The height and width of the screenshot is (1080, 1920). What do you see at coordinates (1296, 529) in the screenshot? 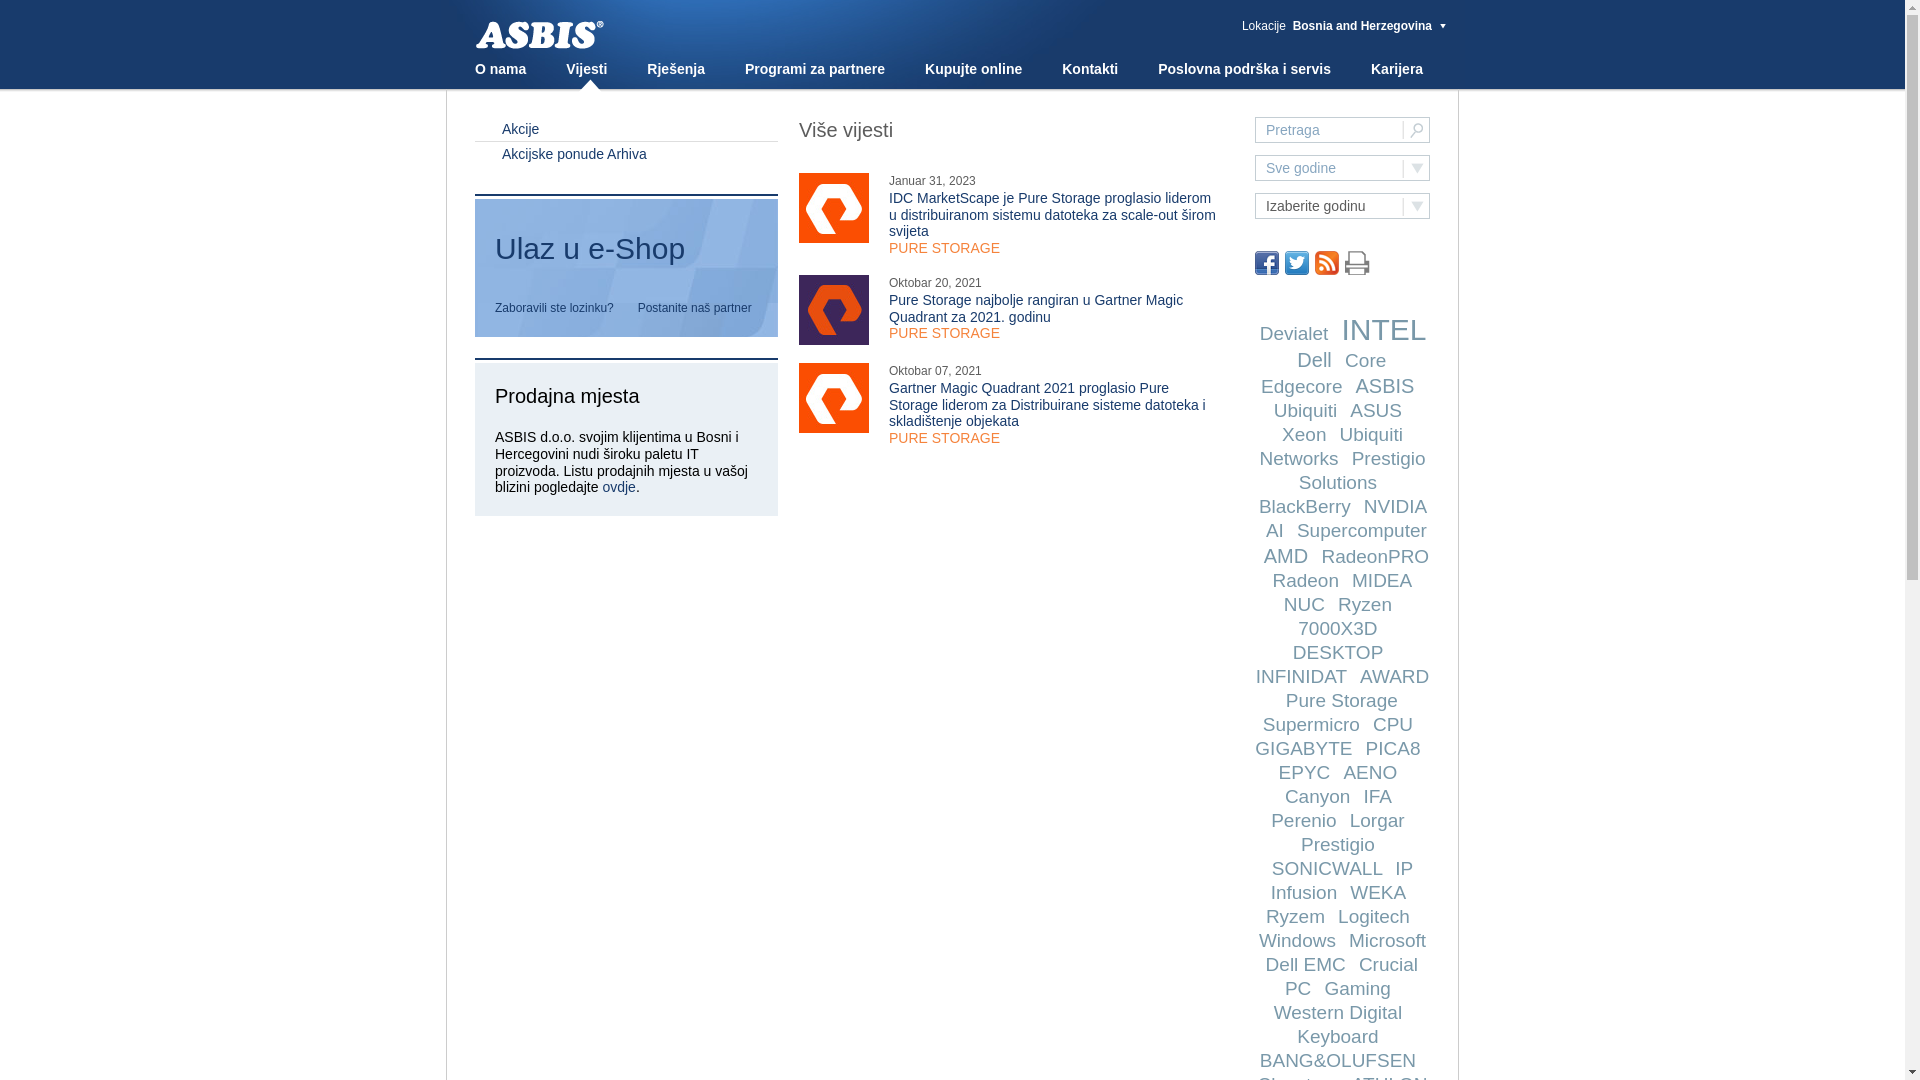
I see `'Supercomputer'` at bounding box center [1296, 529].